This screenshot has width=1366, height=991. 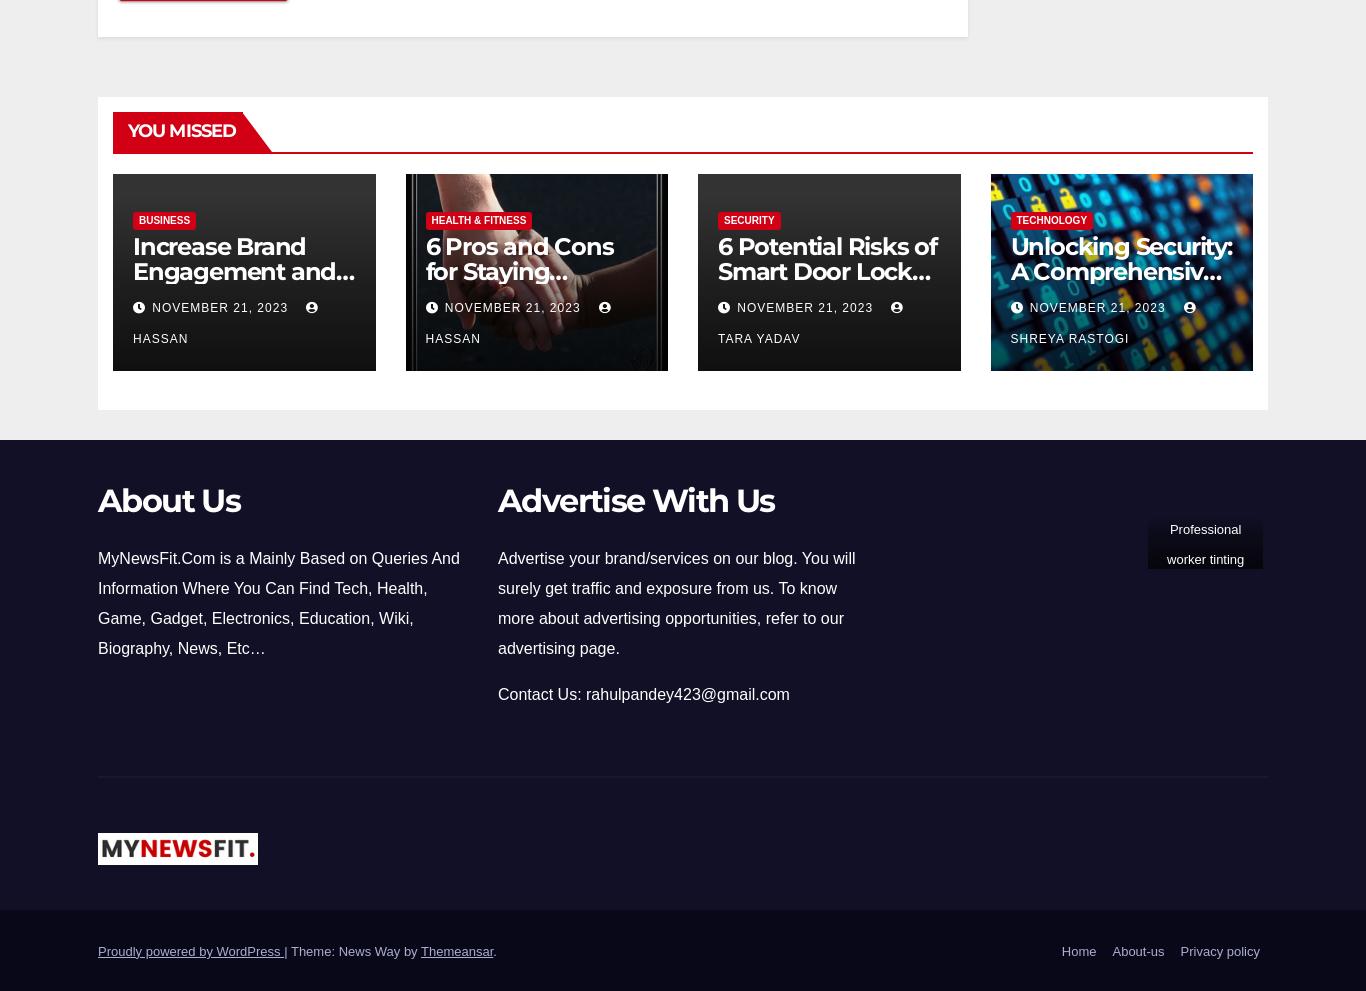 What do you see at coordinates (1204, 573) in the screenshot?
I see `'Professional worker tinting window with foil indoors'` at bounding box center [1204, 573].